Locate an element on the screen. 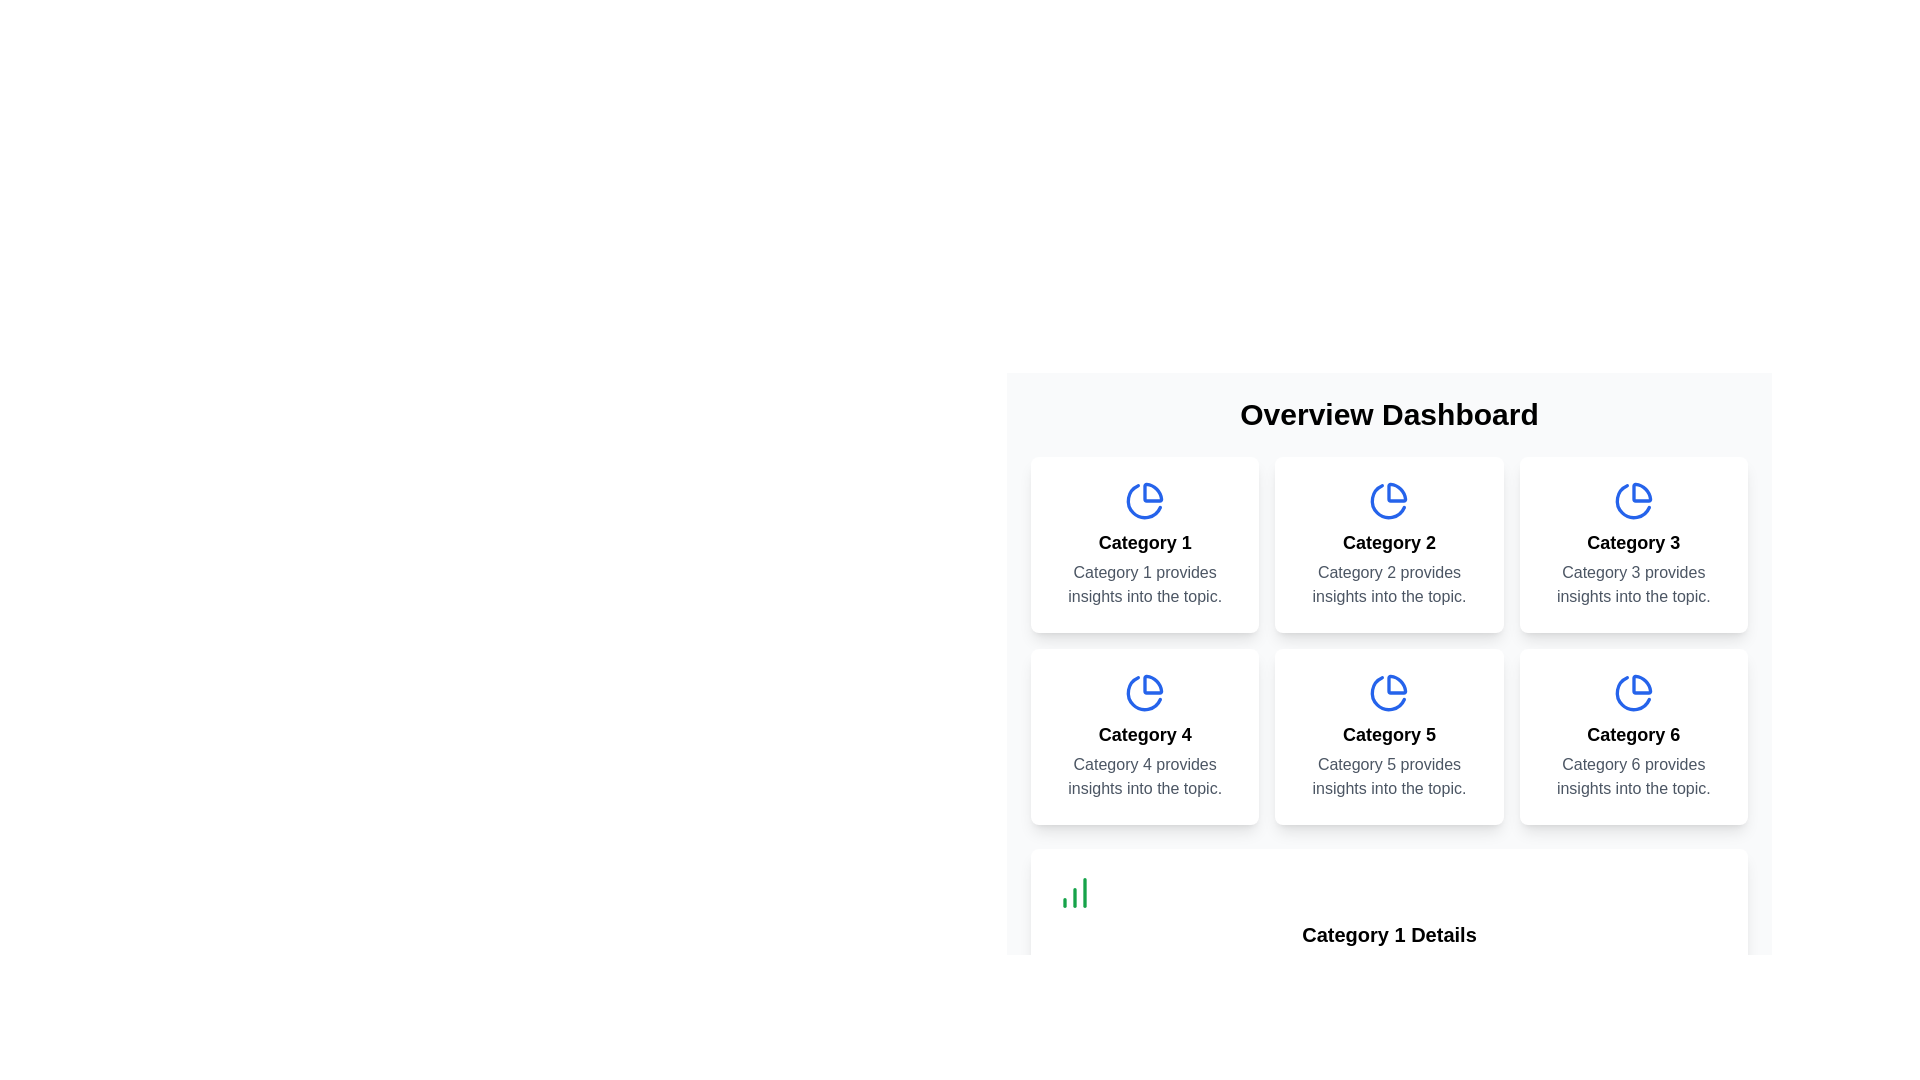  the text label reading 'Category 4' which is the second title in the card located in the second row and first column of the grid layout is located at coordinates (1145, 735).